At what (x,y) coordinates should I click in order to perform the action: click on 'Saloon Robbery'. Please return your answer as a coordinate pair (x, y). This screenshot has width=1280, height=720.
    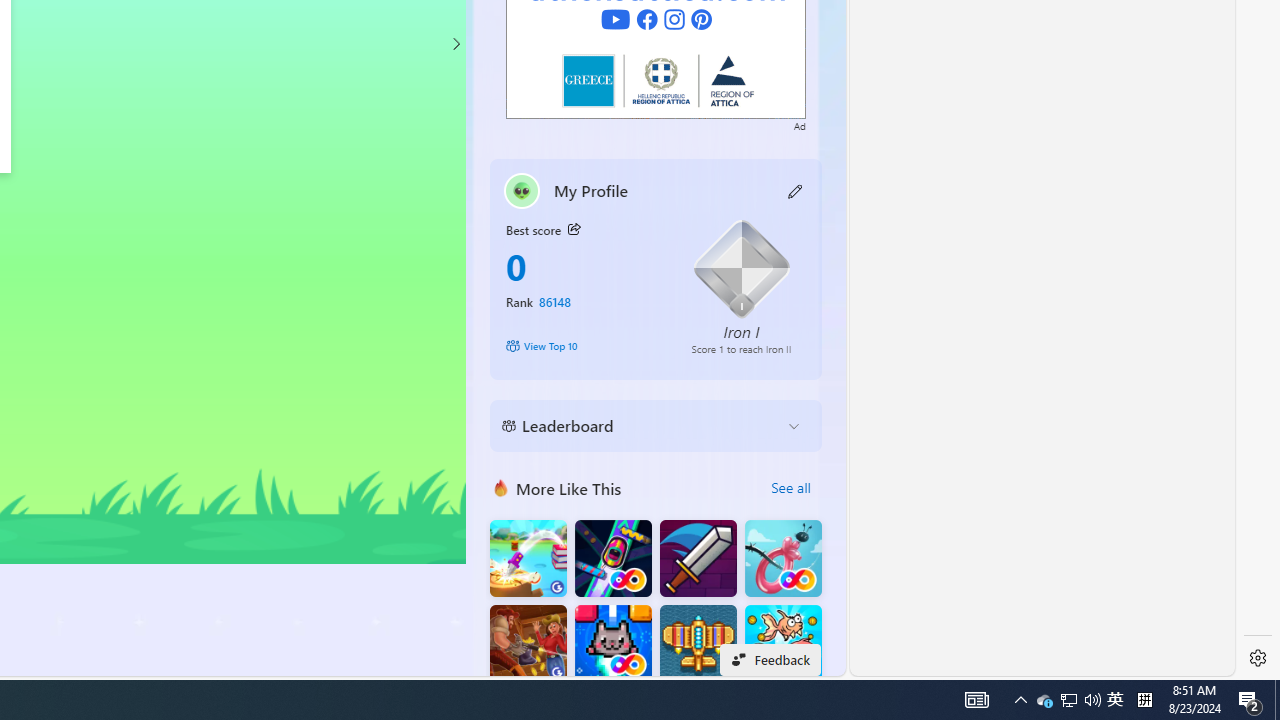
    Looking at the image, I should click on (528, 643).